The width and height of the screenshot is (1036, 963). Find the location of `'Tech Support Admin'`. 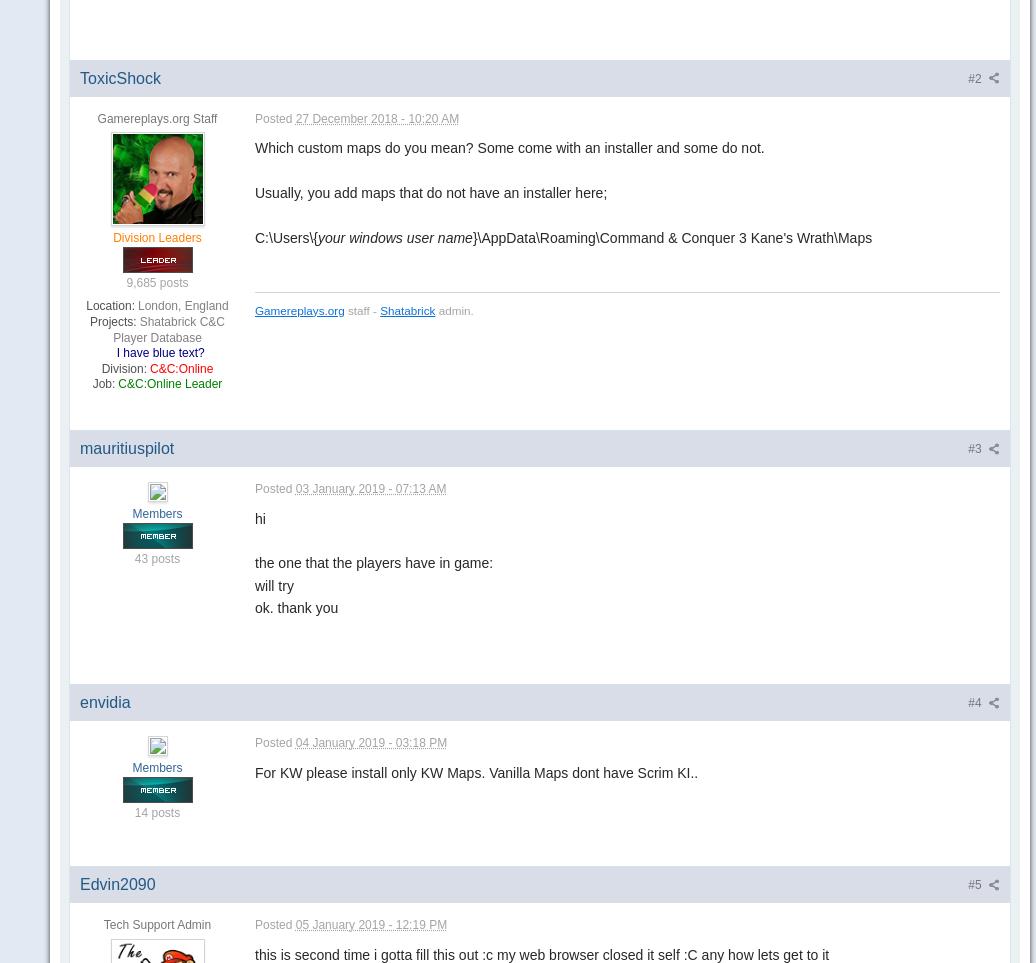

'Tech Support Admin' is located at coordinates (156, 924).